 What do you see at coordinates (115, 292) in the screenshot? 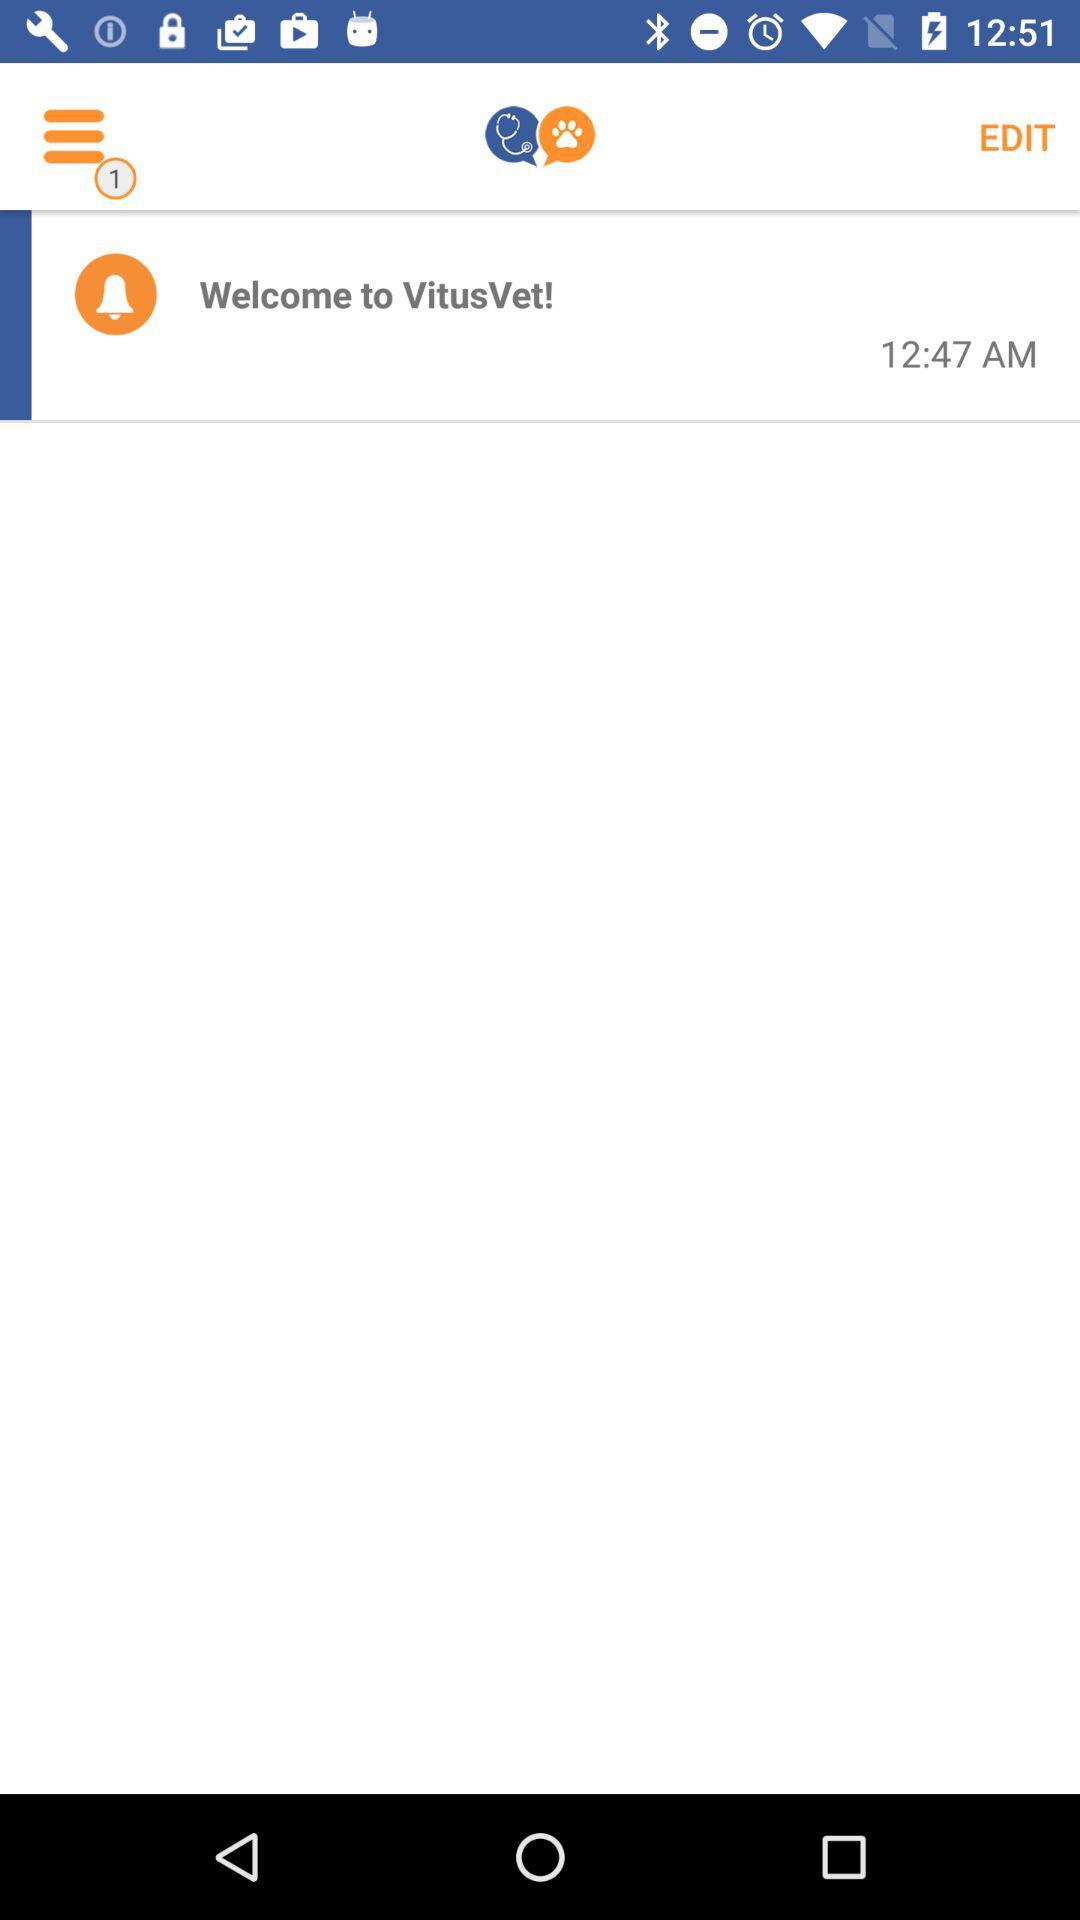
I see `the icon next to welcome to vitusvet!` at bounding box center [115, 292].